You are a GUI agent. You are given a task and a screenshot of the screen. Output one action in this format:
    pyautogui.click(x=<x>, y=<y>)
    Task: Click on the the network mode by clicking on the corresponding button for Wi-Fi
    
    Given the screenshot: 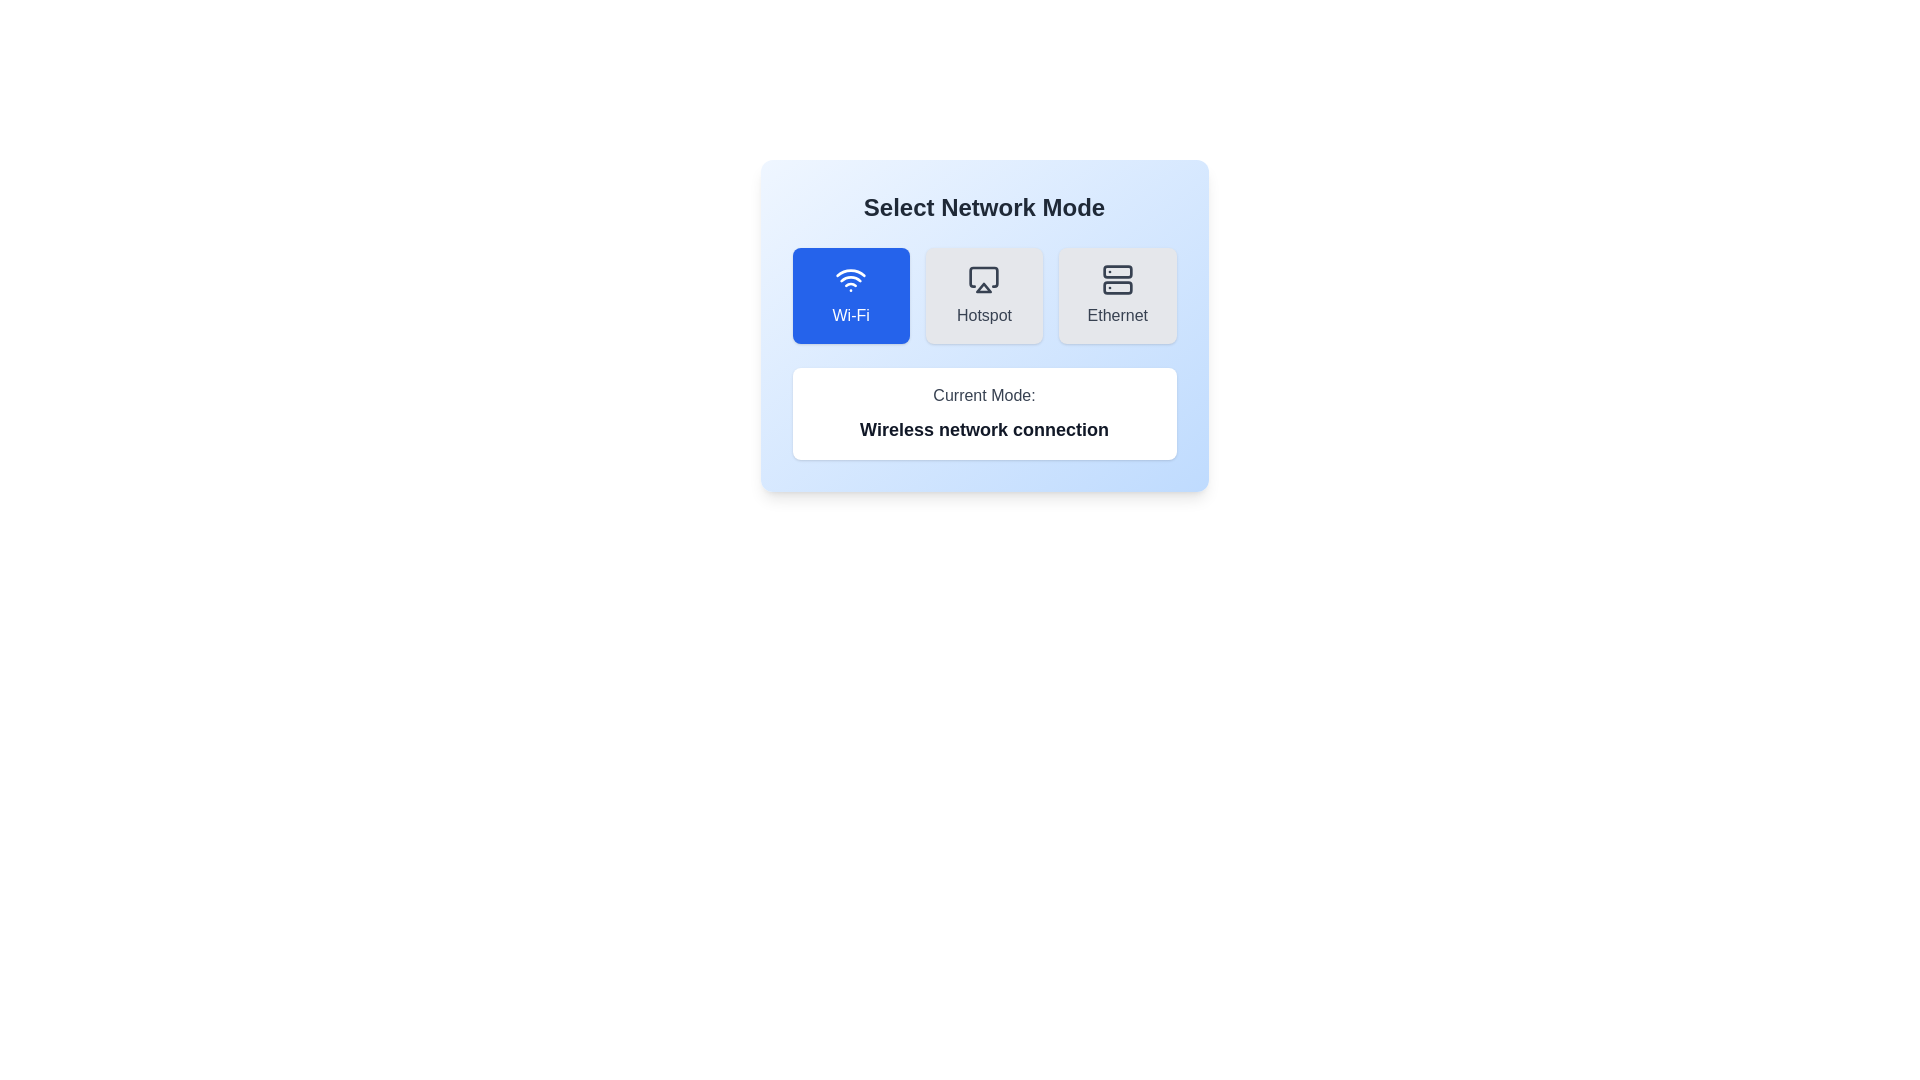 What is the action you would take?
    pyautogui.click(x=851, y=296)
    